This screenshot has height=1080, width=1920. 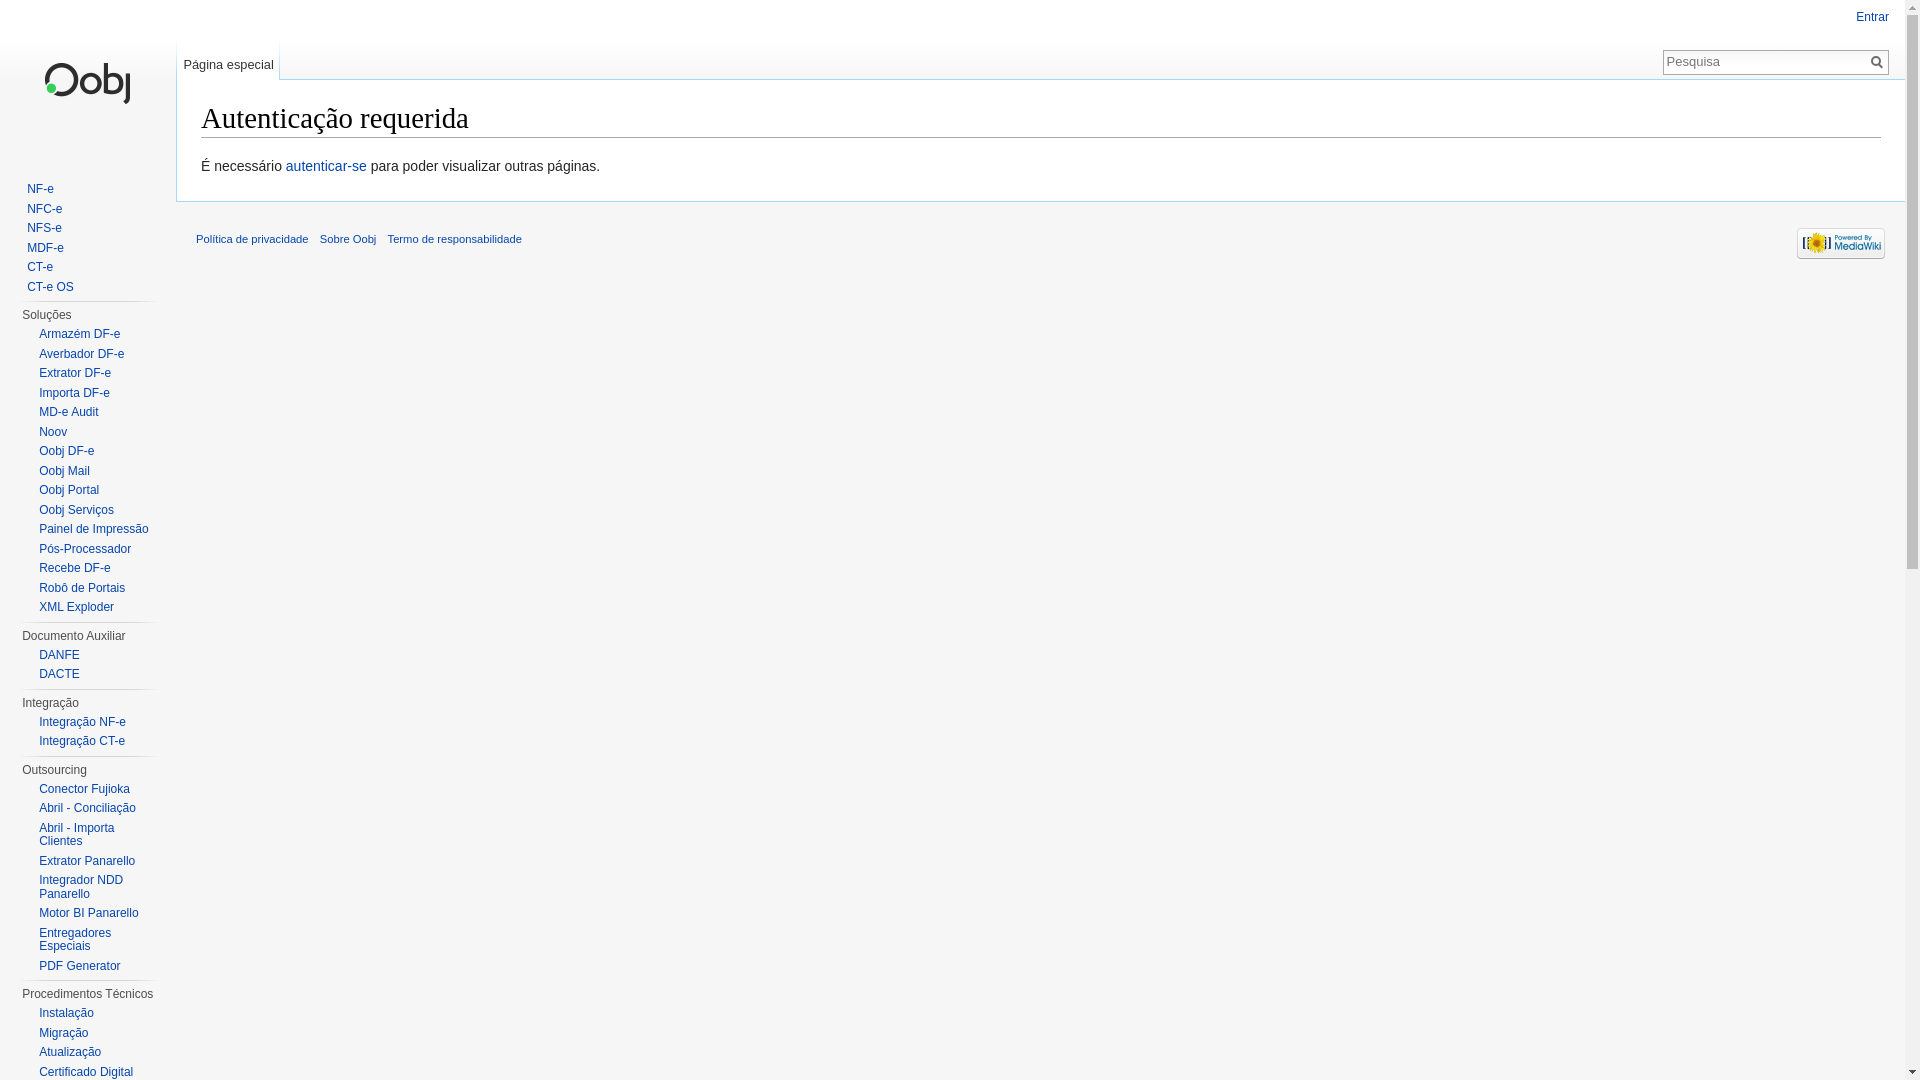 I want to click on 'Averbador DF-e', so click(x=80, y=352).